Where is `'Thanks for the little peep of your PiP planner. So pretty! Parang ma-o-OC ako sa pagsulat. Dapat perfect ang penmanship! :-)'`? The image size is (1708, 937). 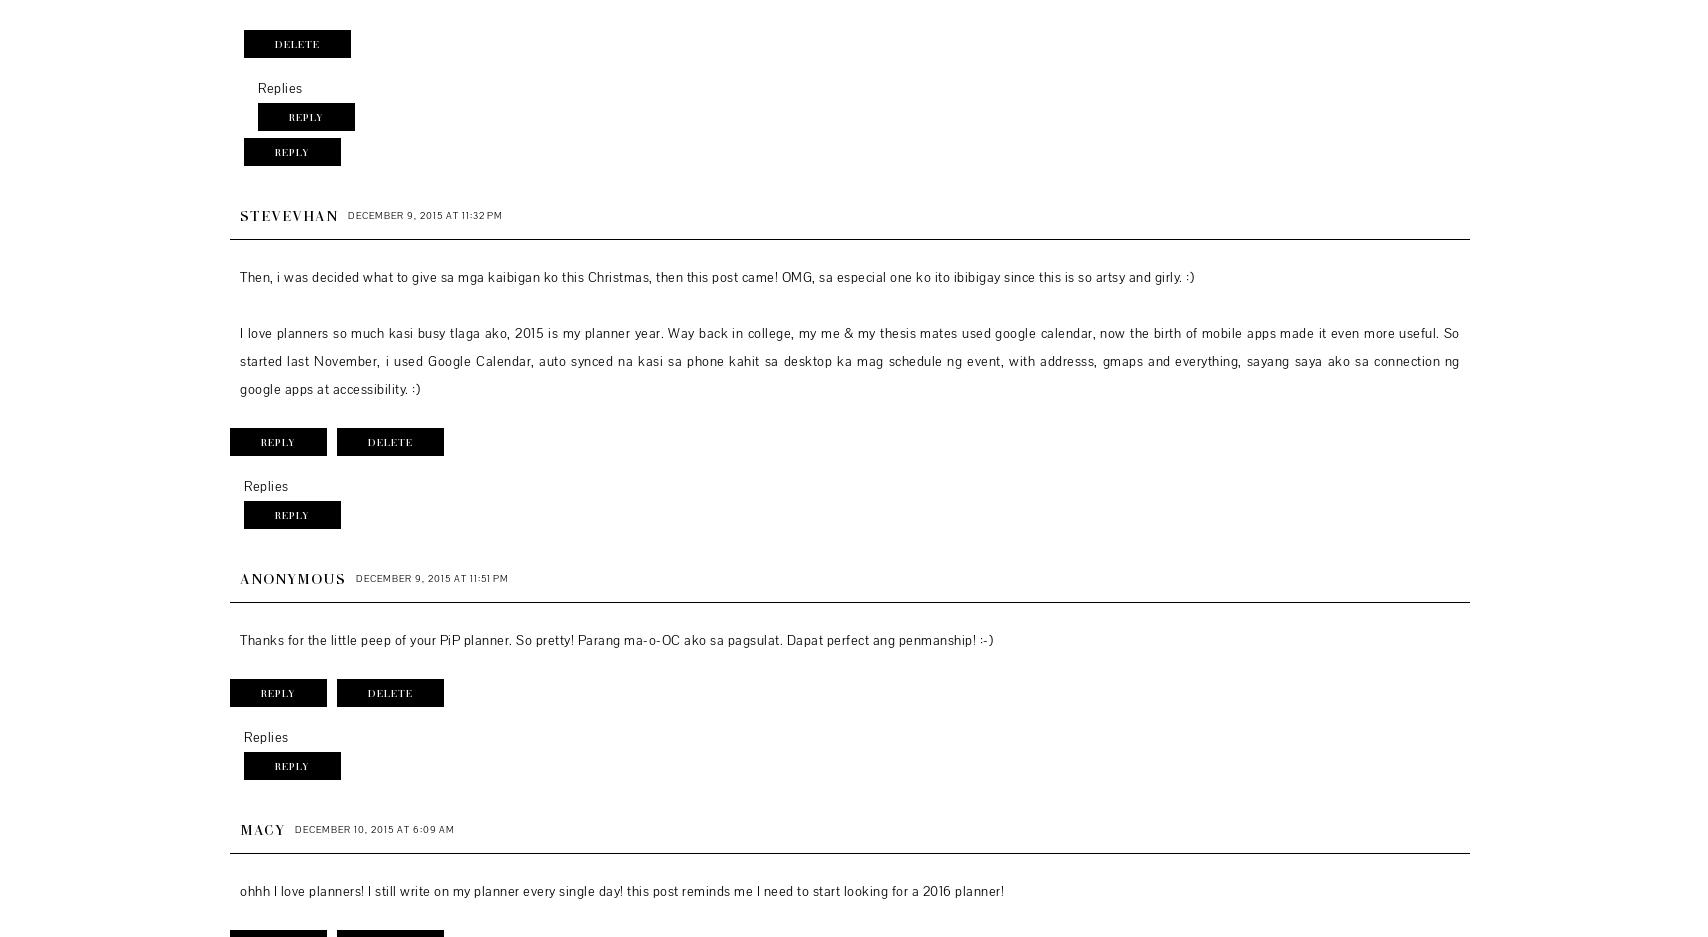 'Thanks for the little peep of your PiP planner. So pretty! Parang ma-o-OC ako sa pagsulat. Dapat perfect ang penmanship! :-)' is located at coordinates (616, 639).